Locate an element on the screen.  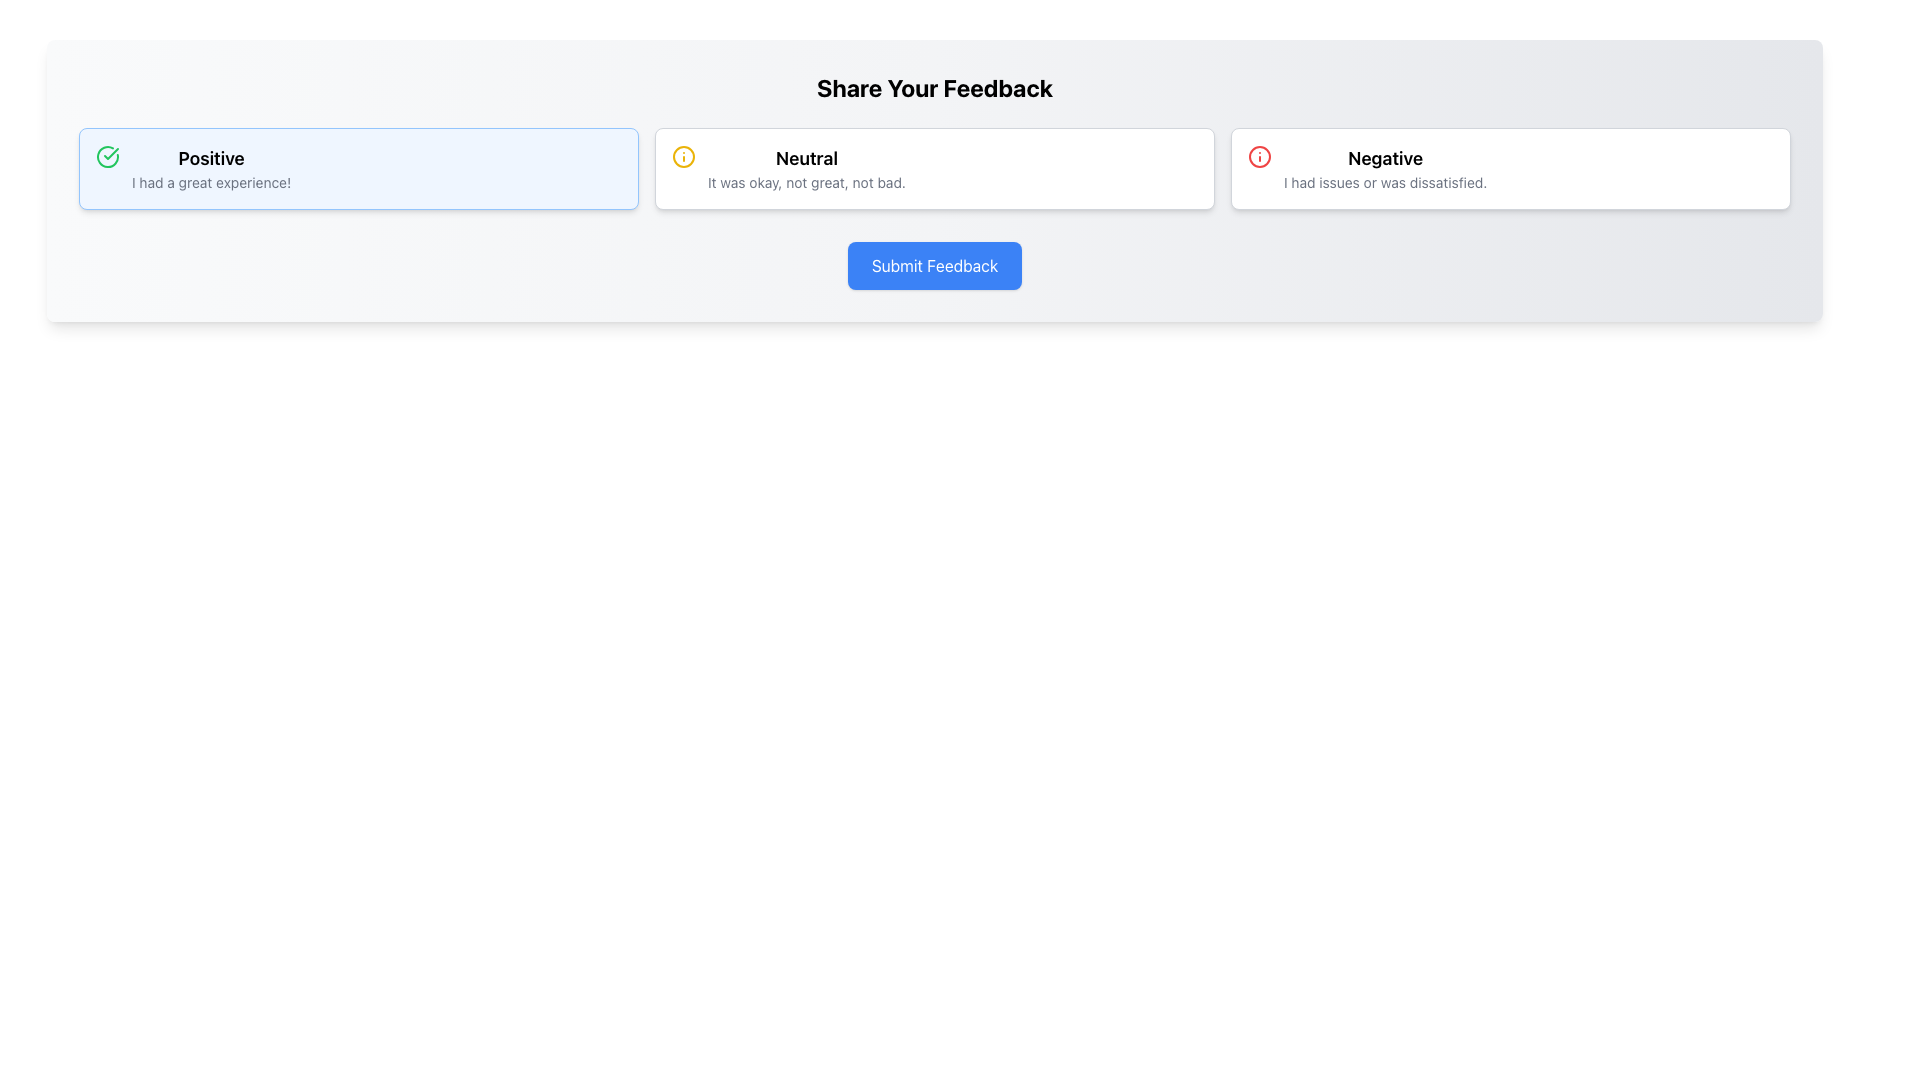
the label displaying the text 'It was okay, not great, not bad.' located beneath the heading 'Neutral' in the feedback card is located at coordinates (806, 182).